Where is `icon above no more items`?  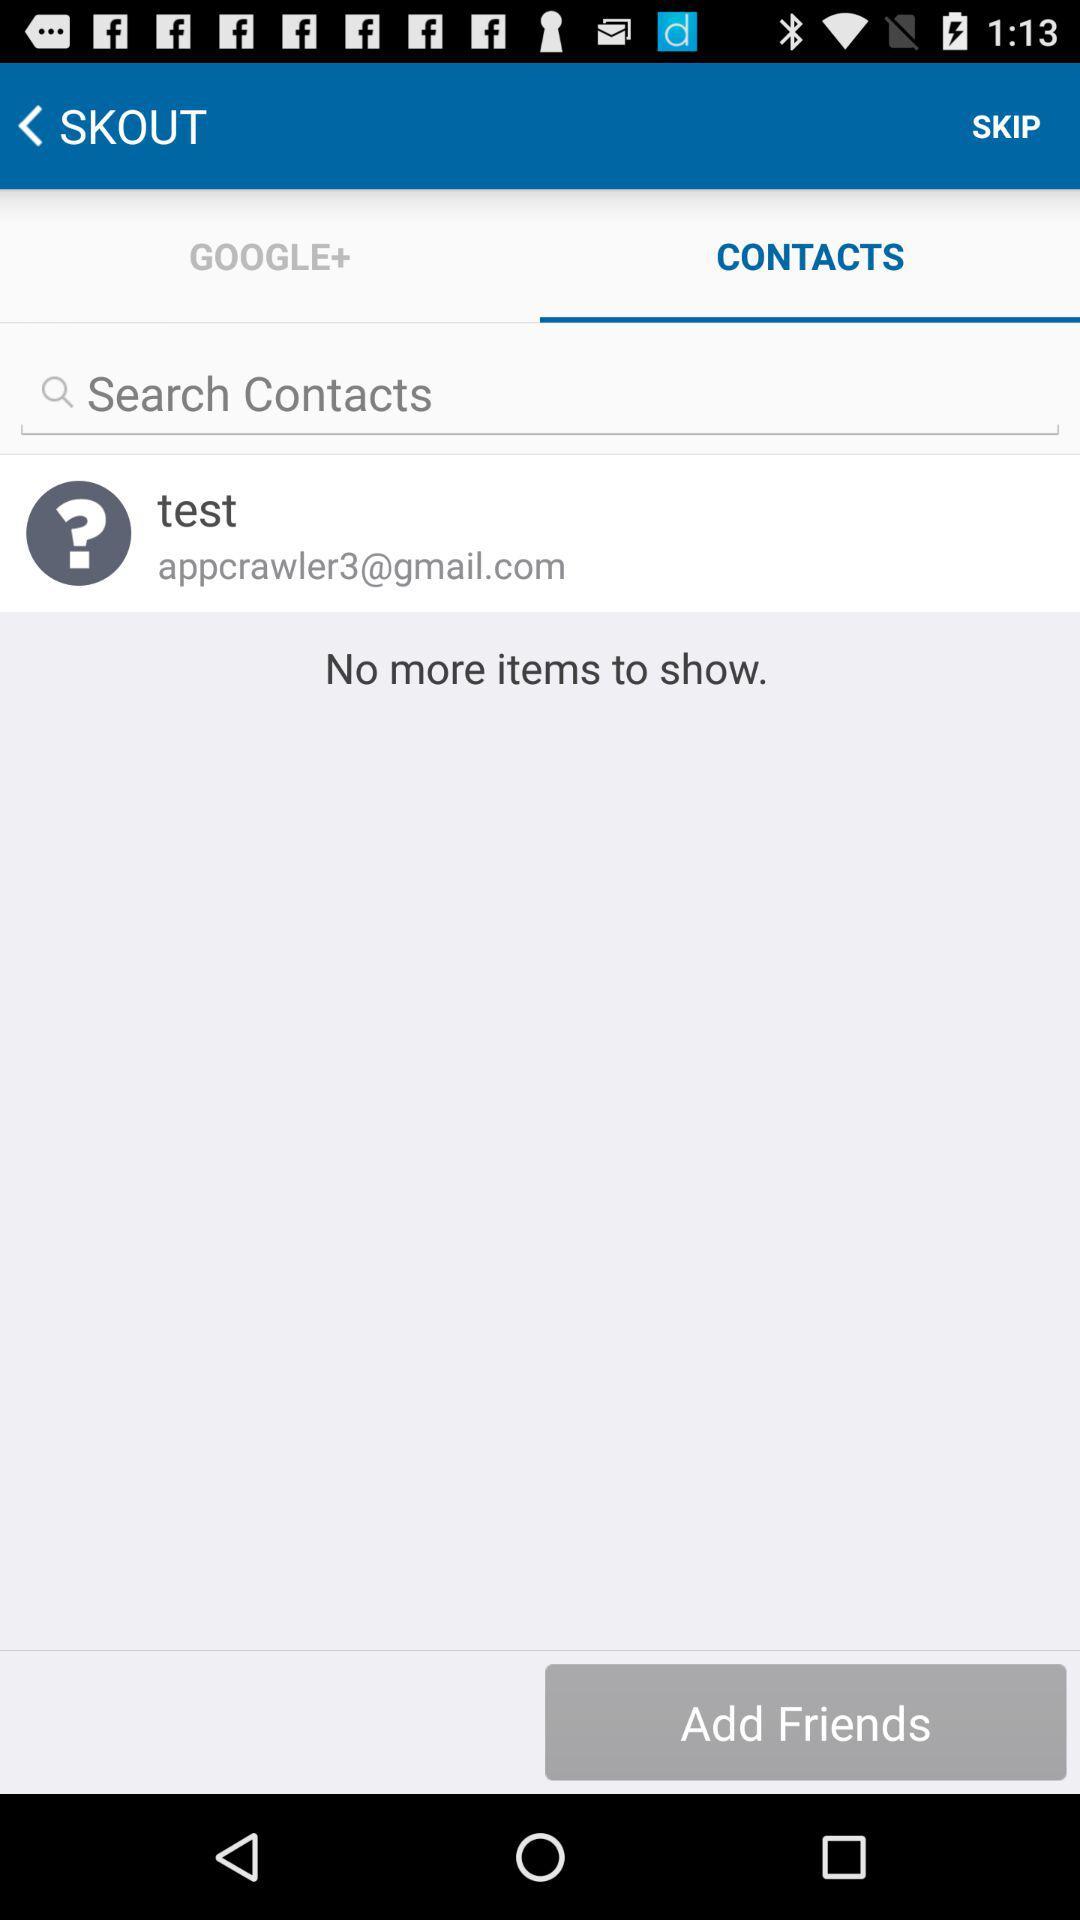
icon above no more items is located at coordinates (591, 563).